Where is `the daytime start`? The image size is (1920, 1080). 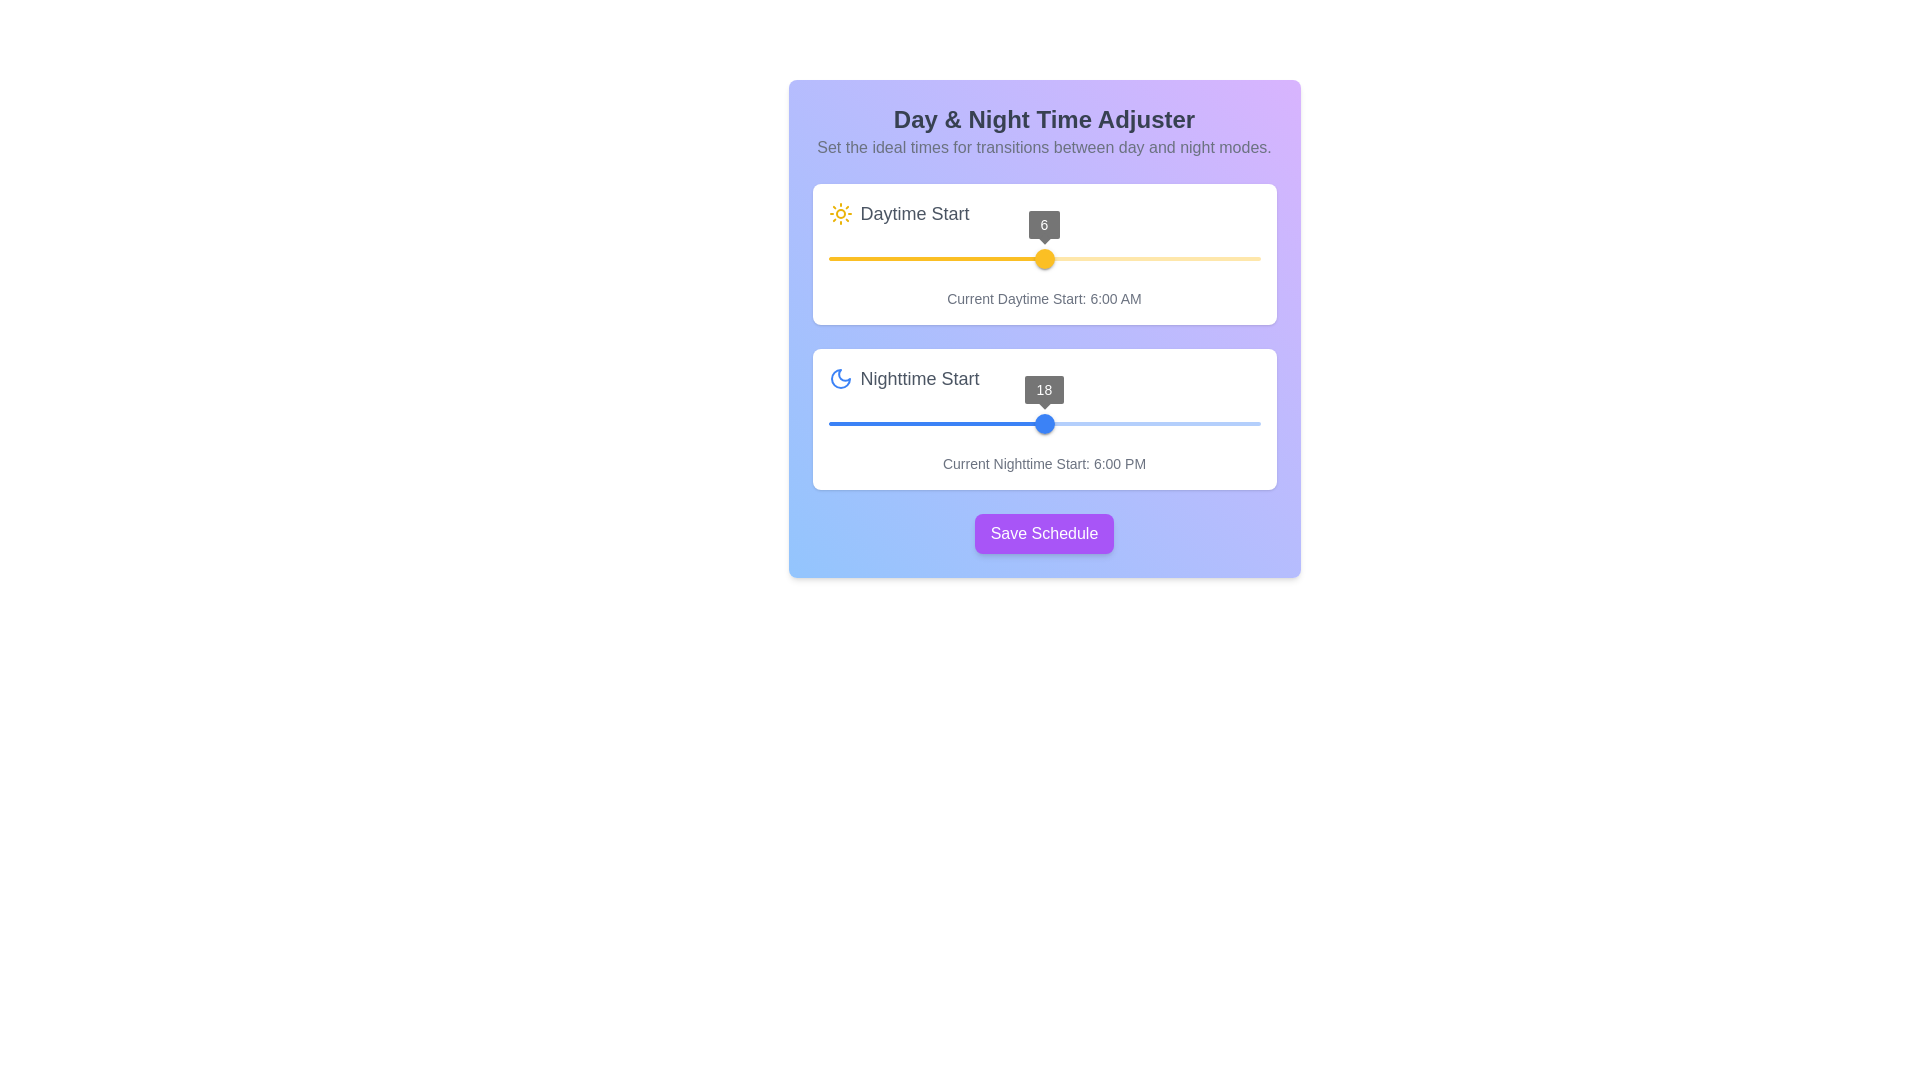
the daytime start is located at coordinates (1134, 257).